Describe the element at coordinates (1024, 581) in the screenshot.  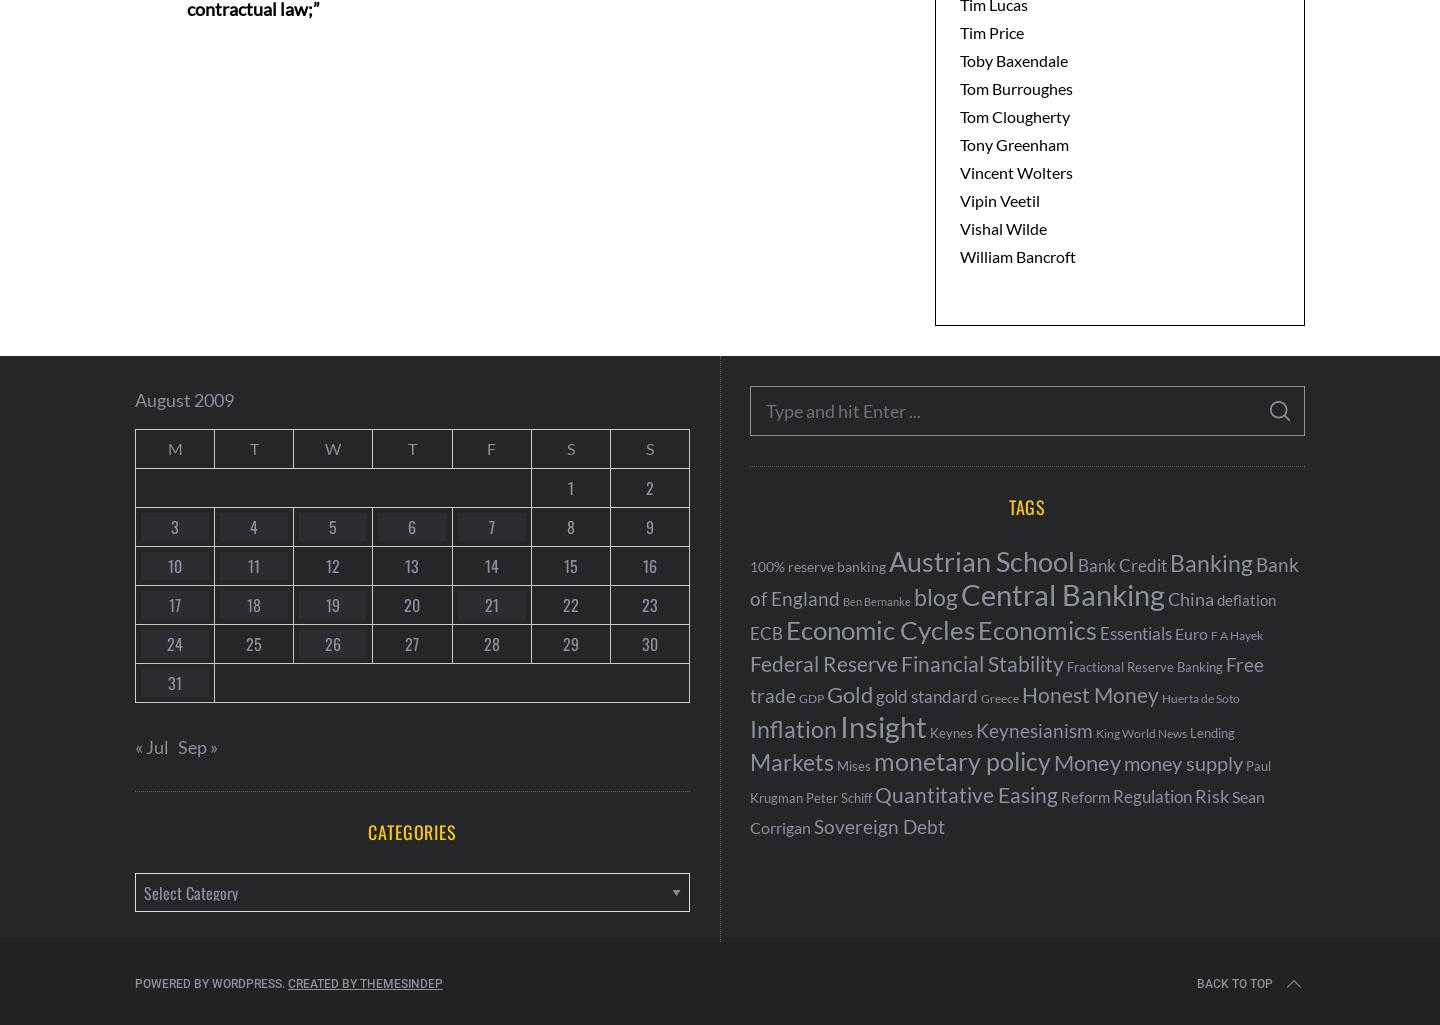
I see `'Bank of England'` at that location.